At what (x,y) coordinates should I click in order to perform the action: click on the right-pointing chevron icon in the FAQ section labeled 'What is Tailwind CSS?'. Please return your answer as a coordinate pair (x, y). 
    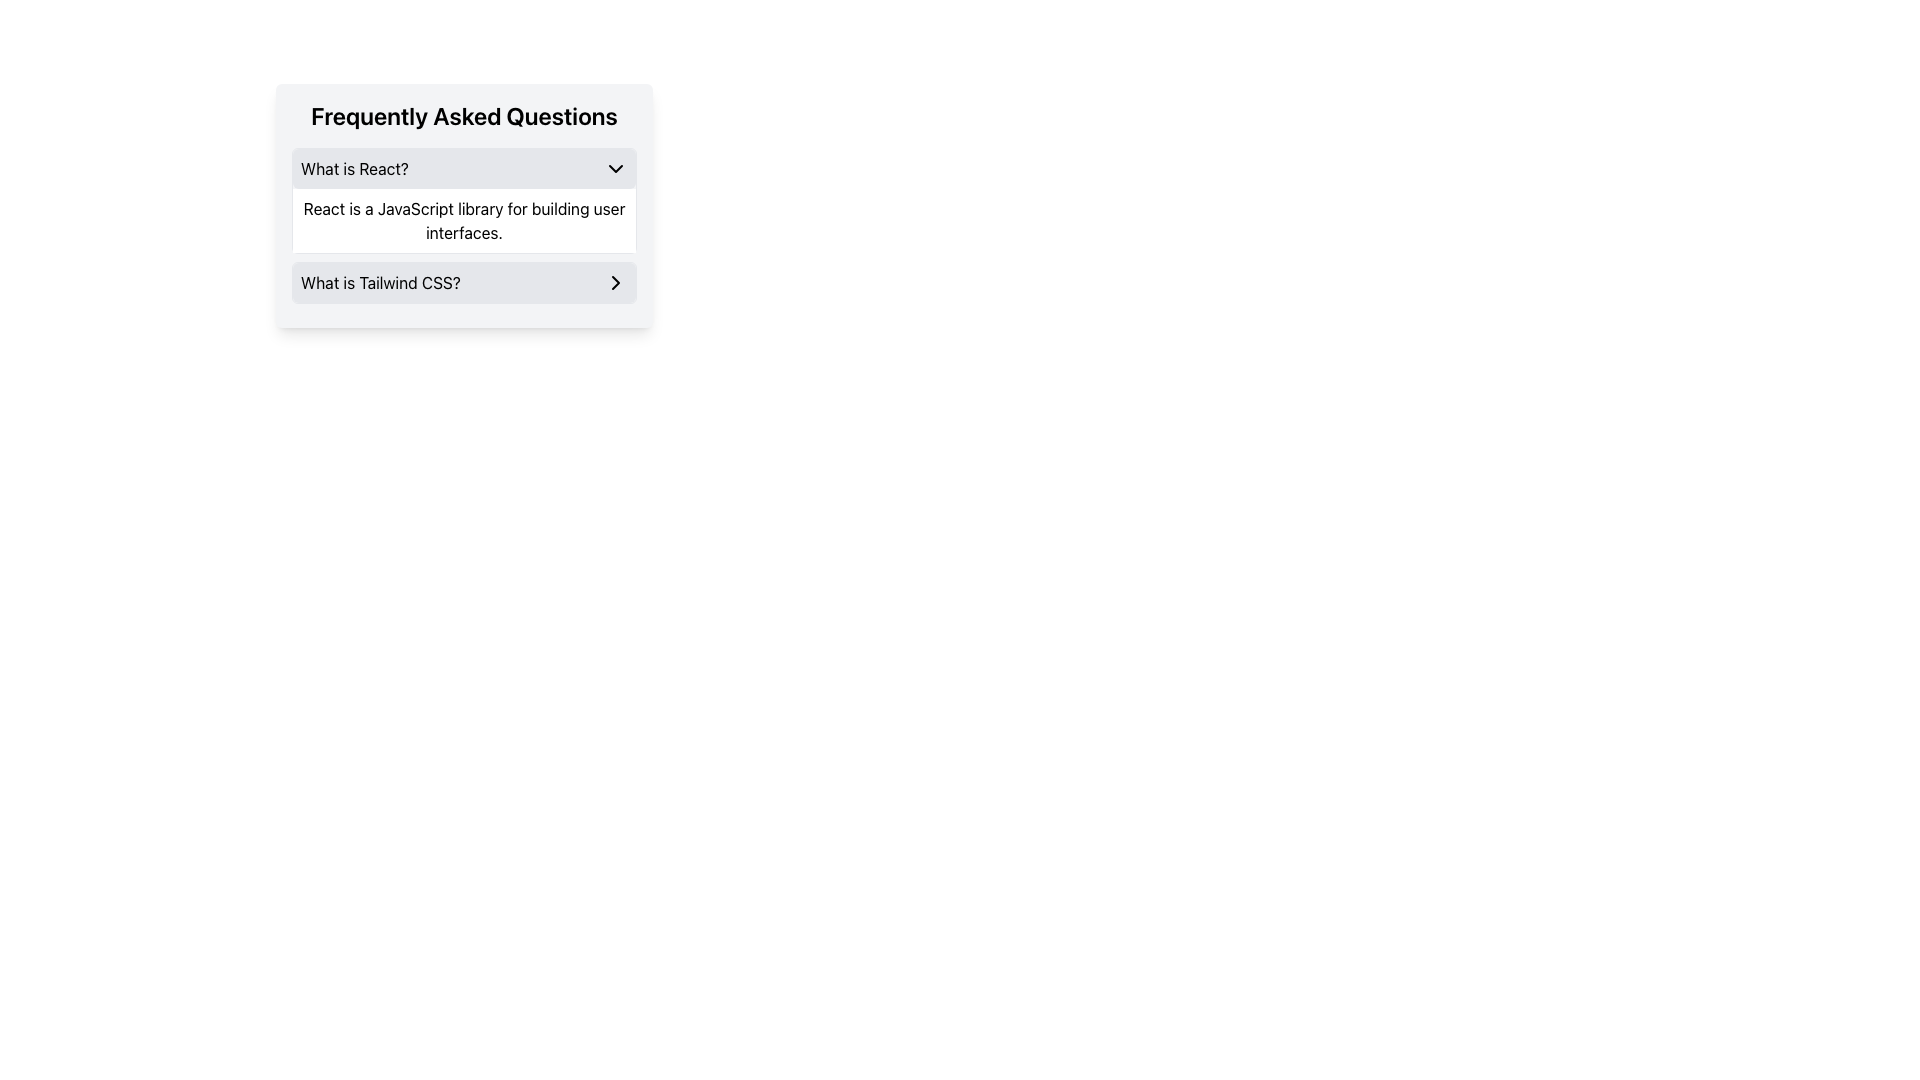
    Looking at the image, I should click on (614, 282).